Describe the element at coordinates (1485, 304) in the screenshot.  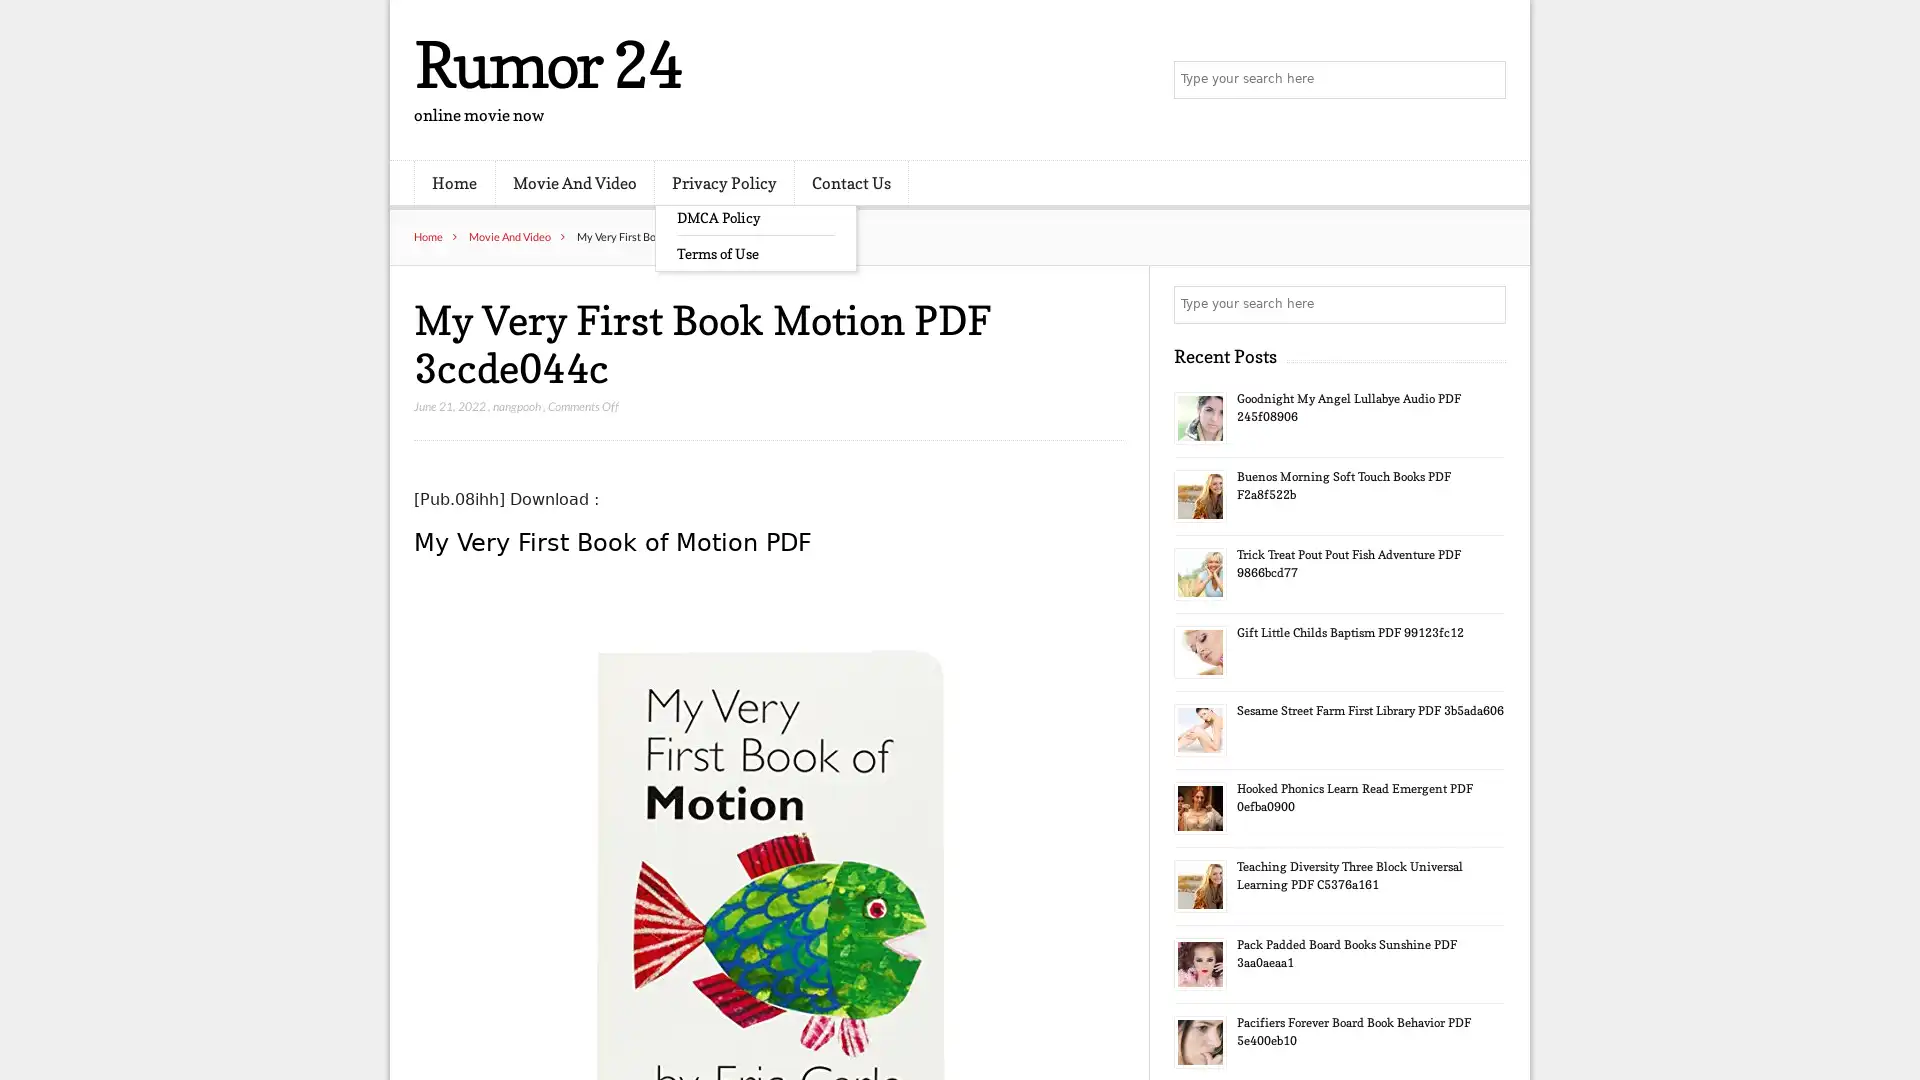
I see `Search` at that location.